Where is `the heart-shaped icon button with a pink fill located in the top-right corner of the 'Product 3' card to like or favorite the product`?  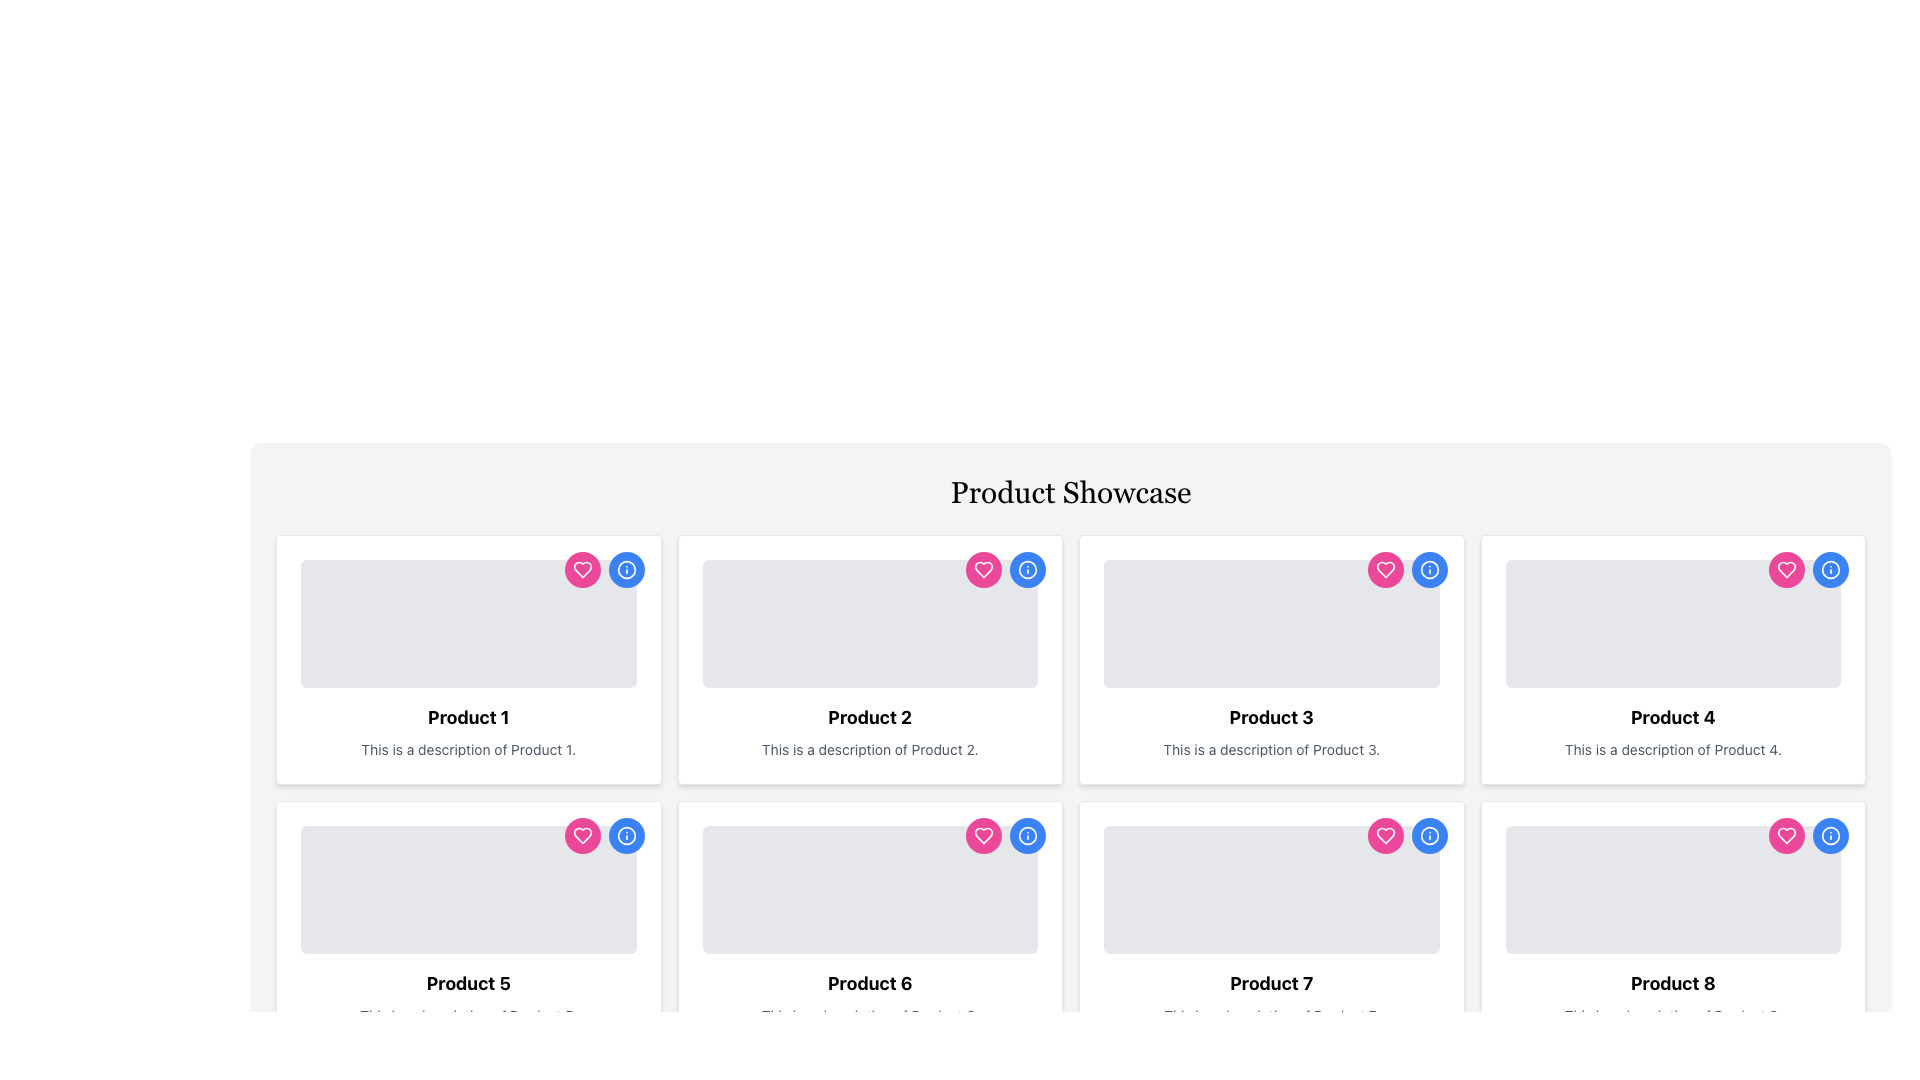 the heart-shaped icon button with a pink fill located in the top-right corner of the 'Product 3' card to like or favorite the product is located at coordinates (1384, 570).